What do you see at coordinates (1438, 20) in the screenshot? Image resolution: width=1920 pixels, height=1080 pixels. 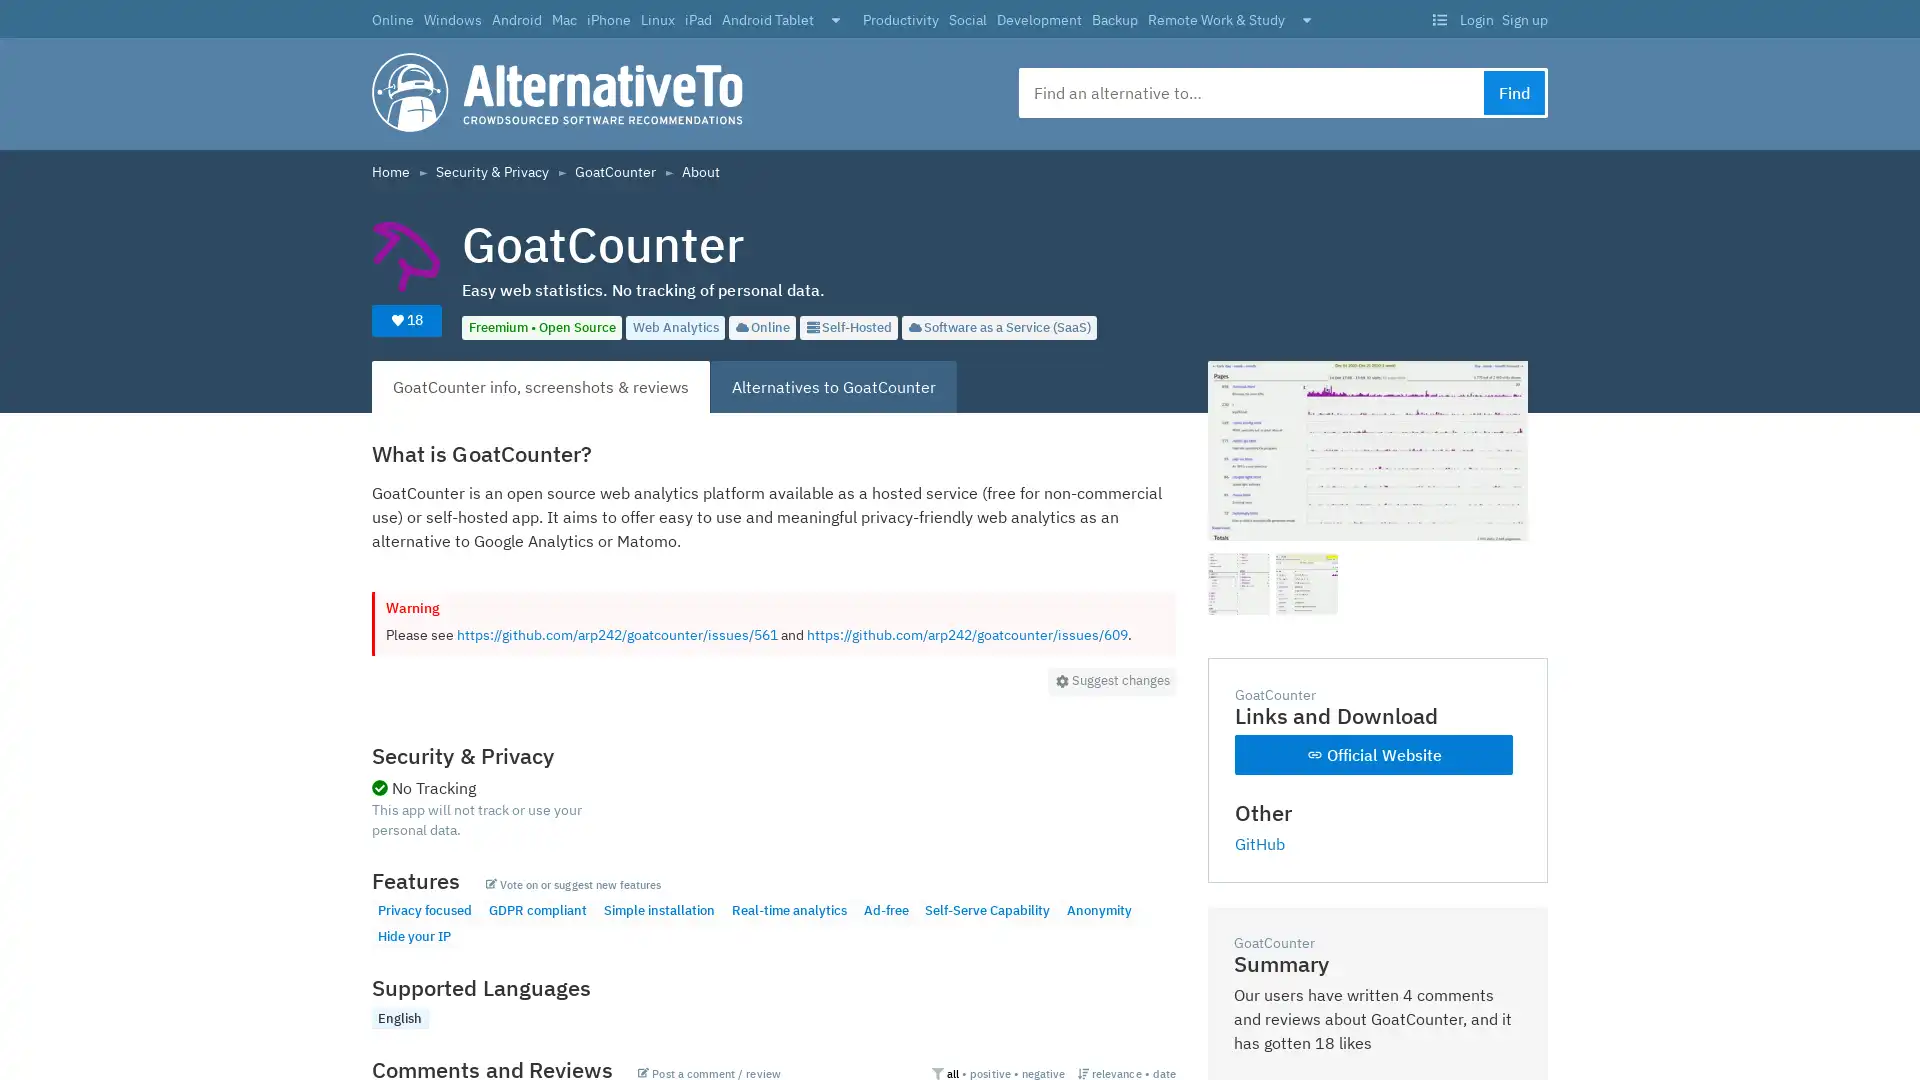 I see `Show Custom Lists` at bounding box center [1438, 20].